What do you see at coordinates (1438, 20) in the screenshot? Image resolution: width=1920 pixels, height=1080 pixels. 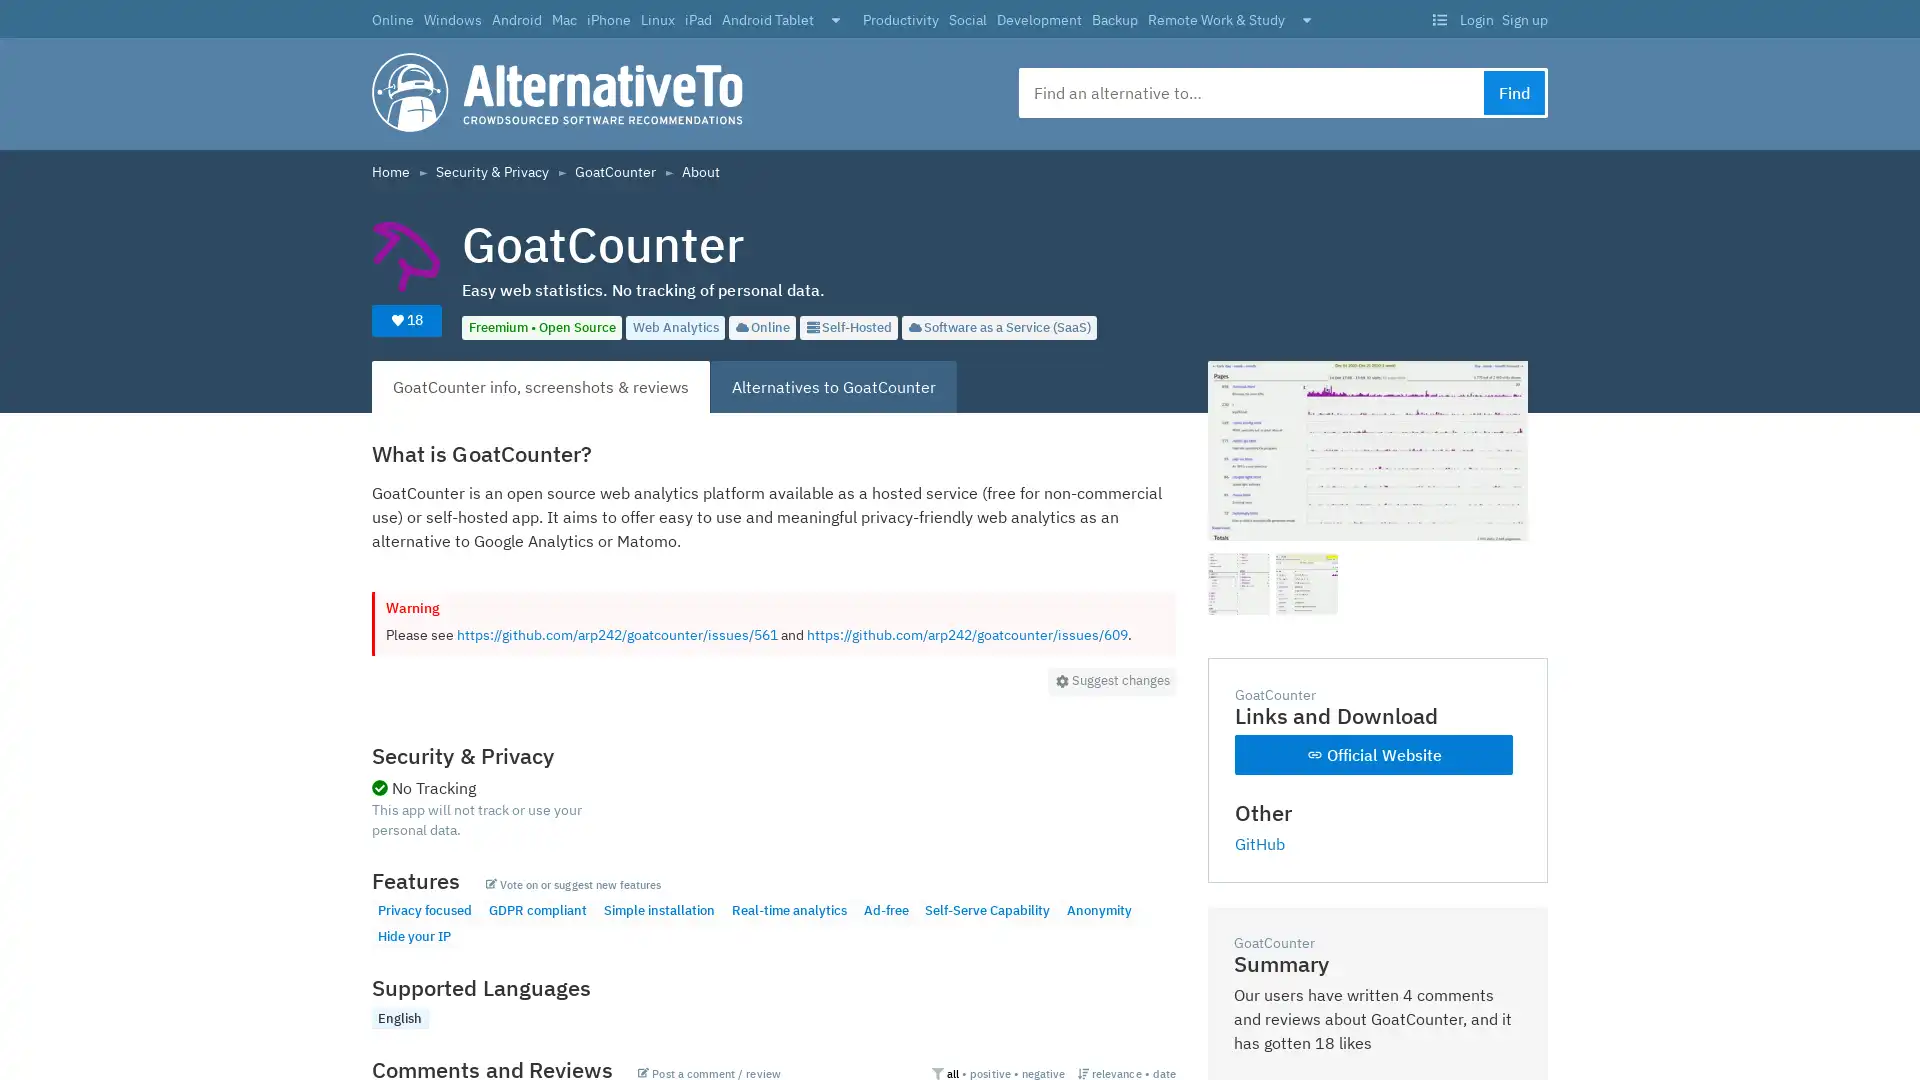 I see `Show Custom Lists` at bounding box center [1438, 20].